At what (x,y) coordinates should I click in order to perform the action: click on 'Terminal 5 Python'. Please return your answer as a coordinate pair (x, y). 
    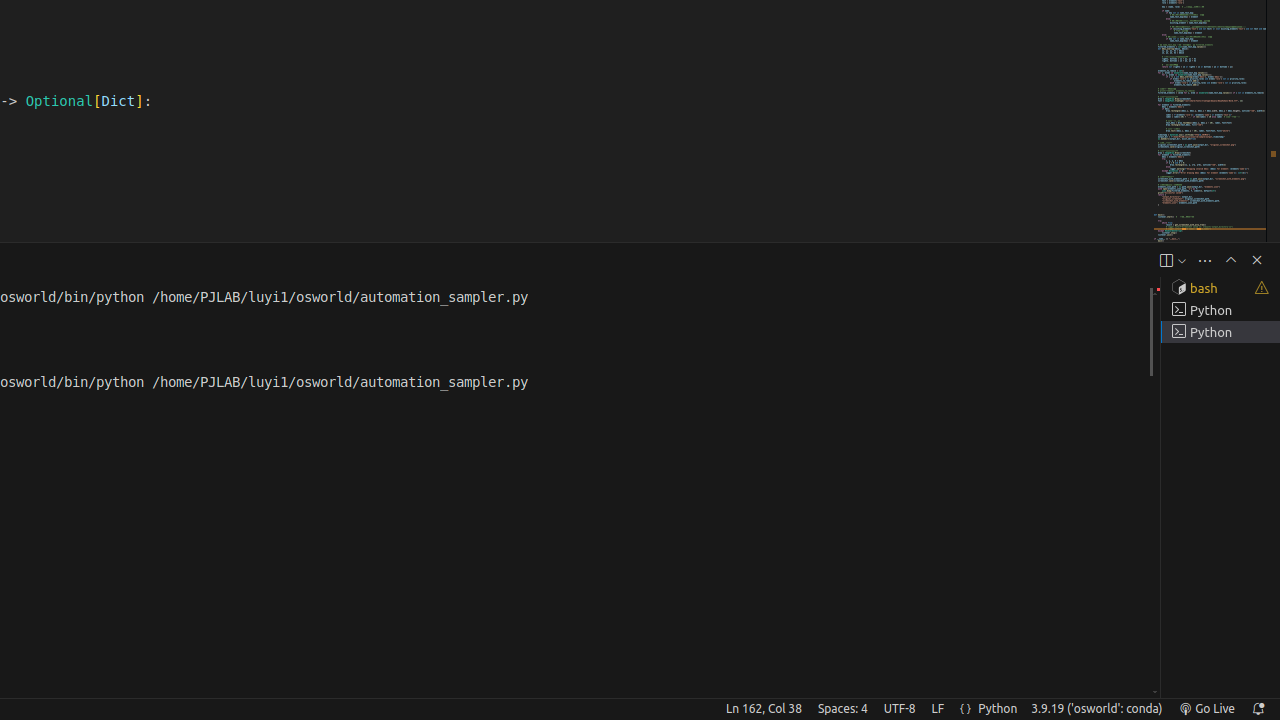
    Looking at the image, I should click on (1219, 330).